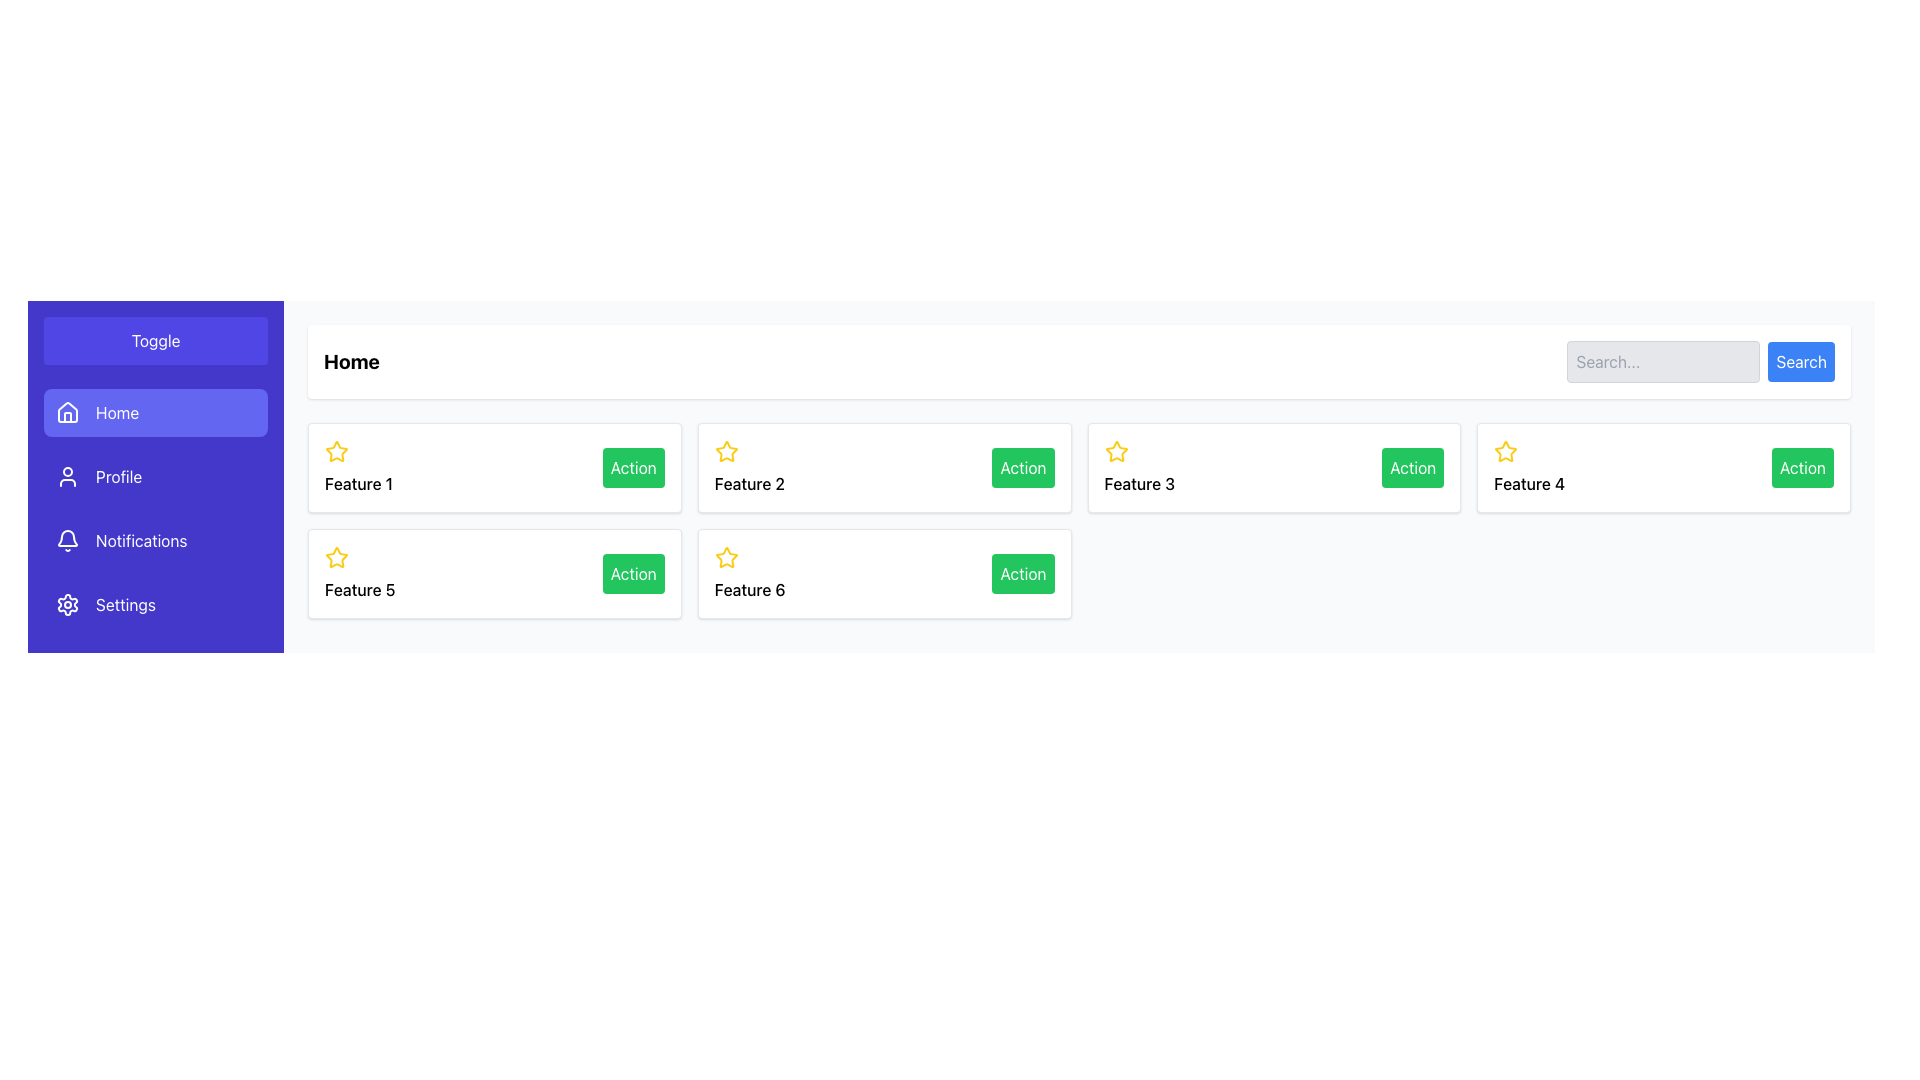 The width and height of the screenshot is (1920, 1080). Describe the element at coordinates (140, 540) in the screenshot. I see `the 'Notifications' text label, which is the fourth navigation item in the vertical list of the blue sidebar` at that location.